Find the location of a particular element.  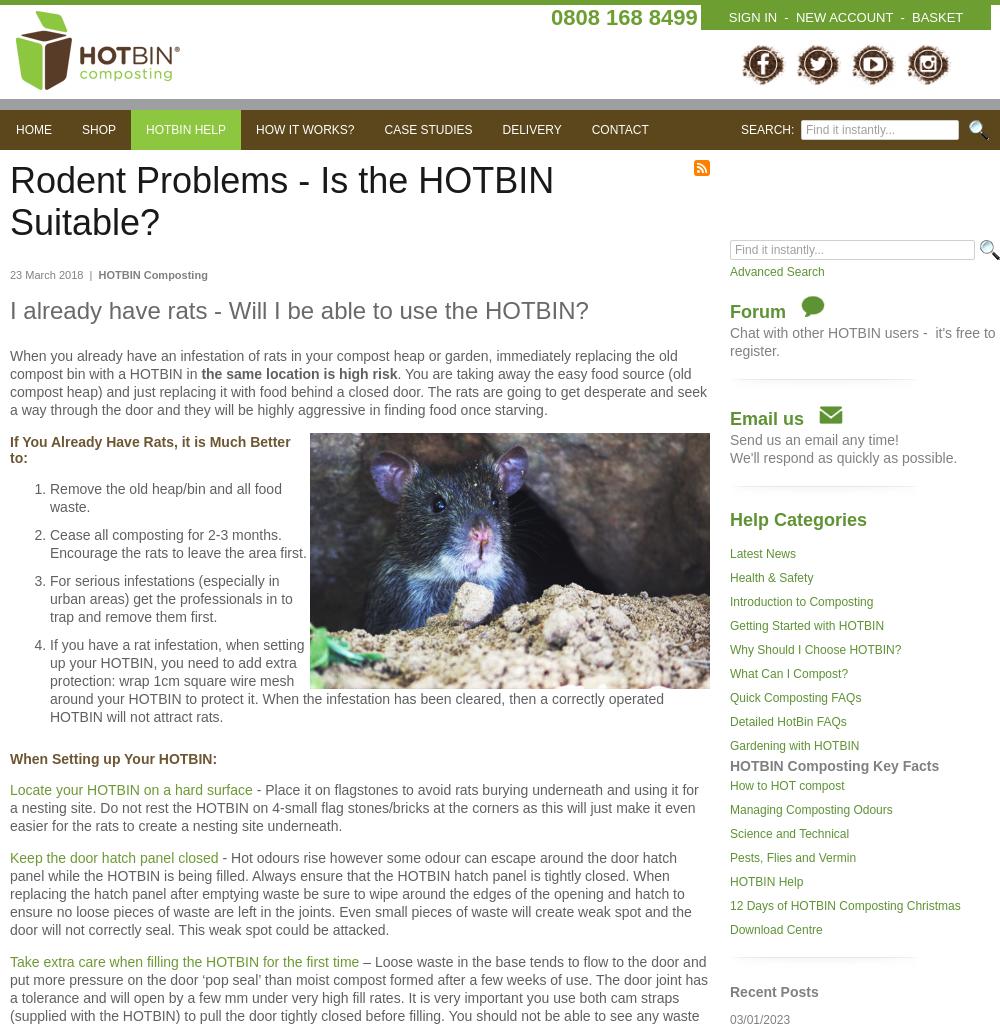

'Take extra care when filling the HOTBIN for the first time' is located at coordinates (184, 961).